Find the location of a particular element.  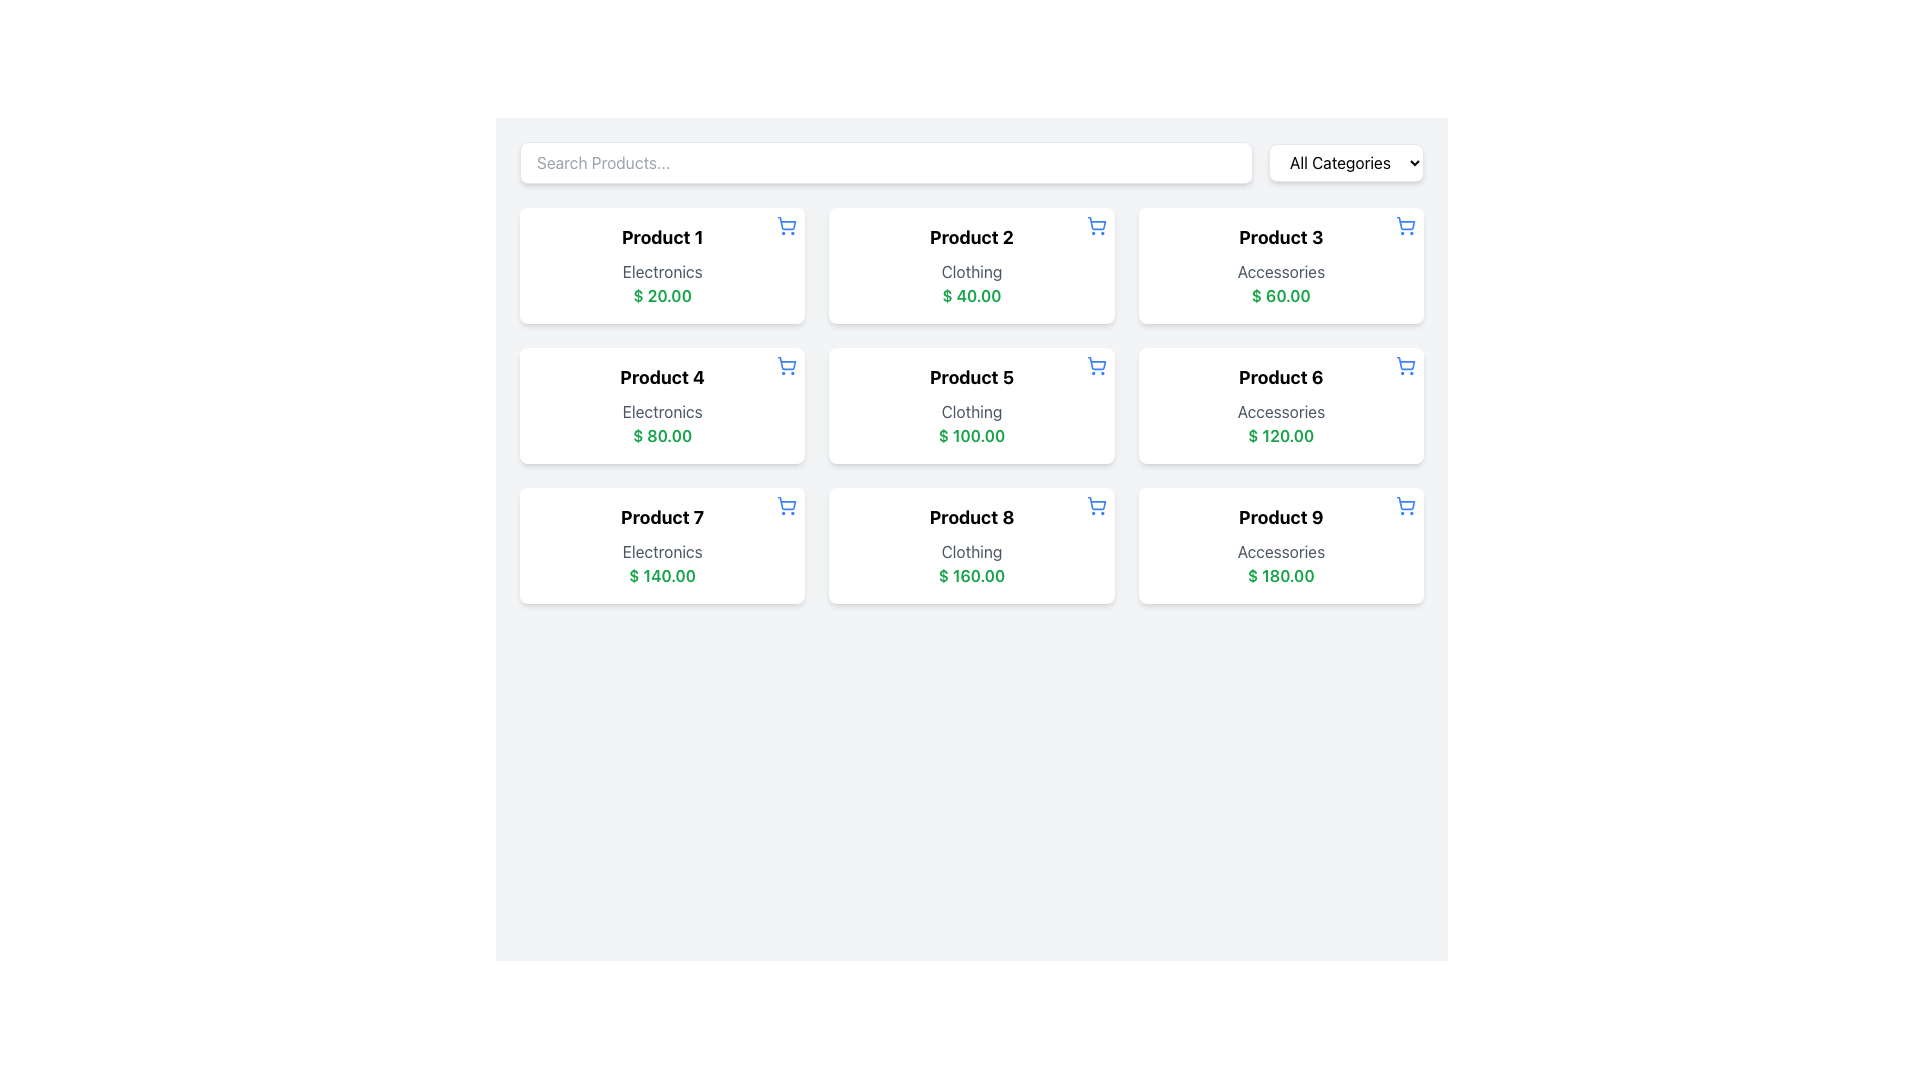

the price Text Label located within the card for 'Product 1' in the top-left corner of the grid, positioned below the category name 'Electronics' is located at coordinates (662, 296).